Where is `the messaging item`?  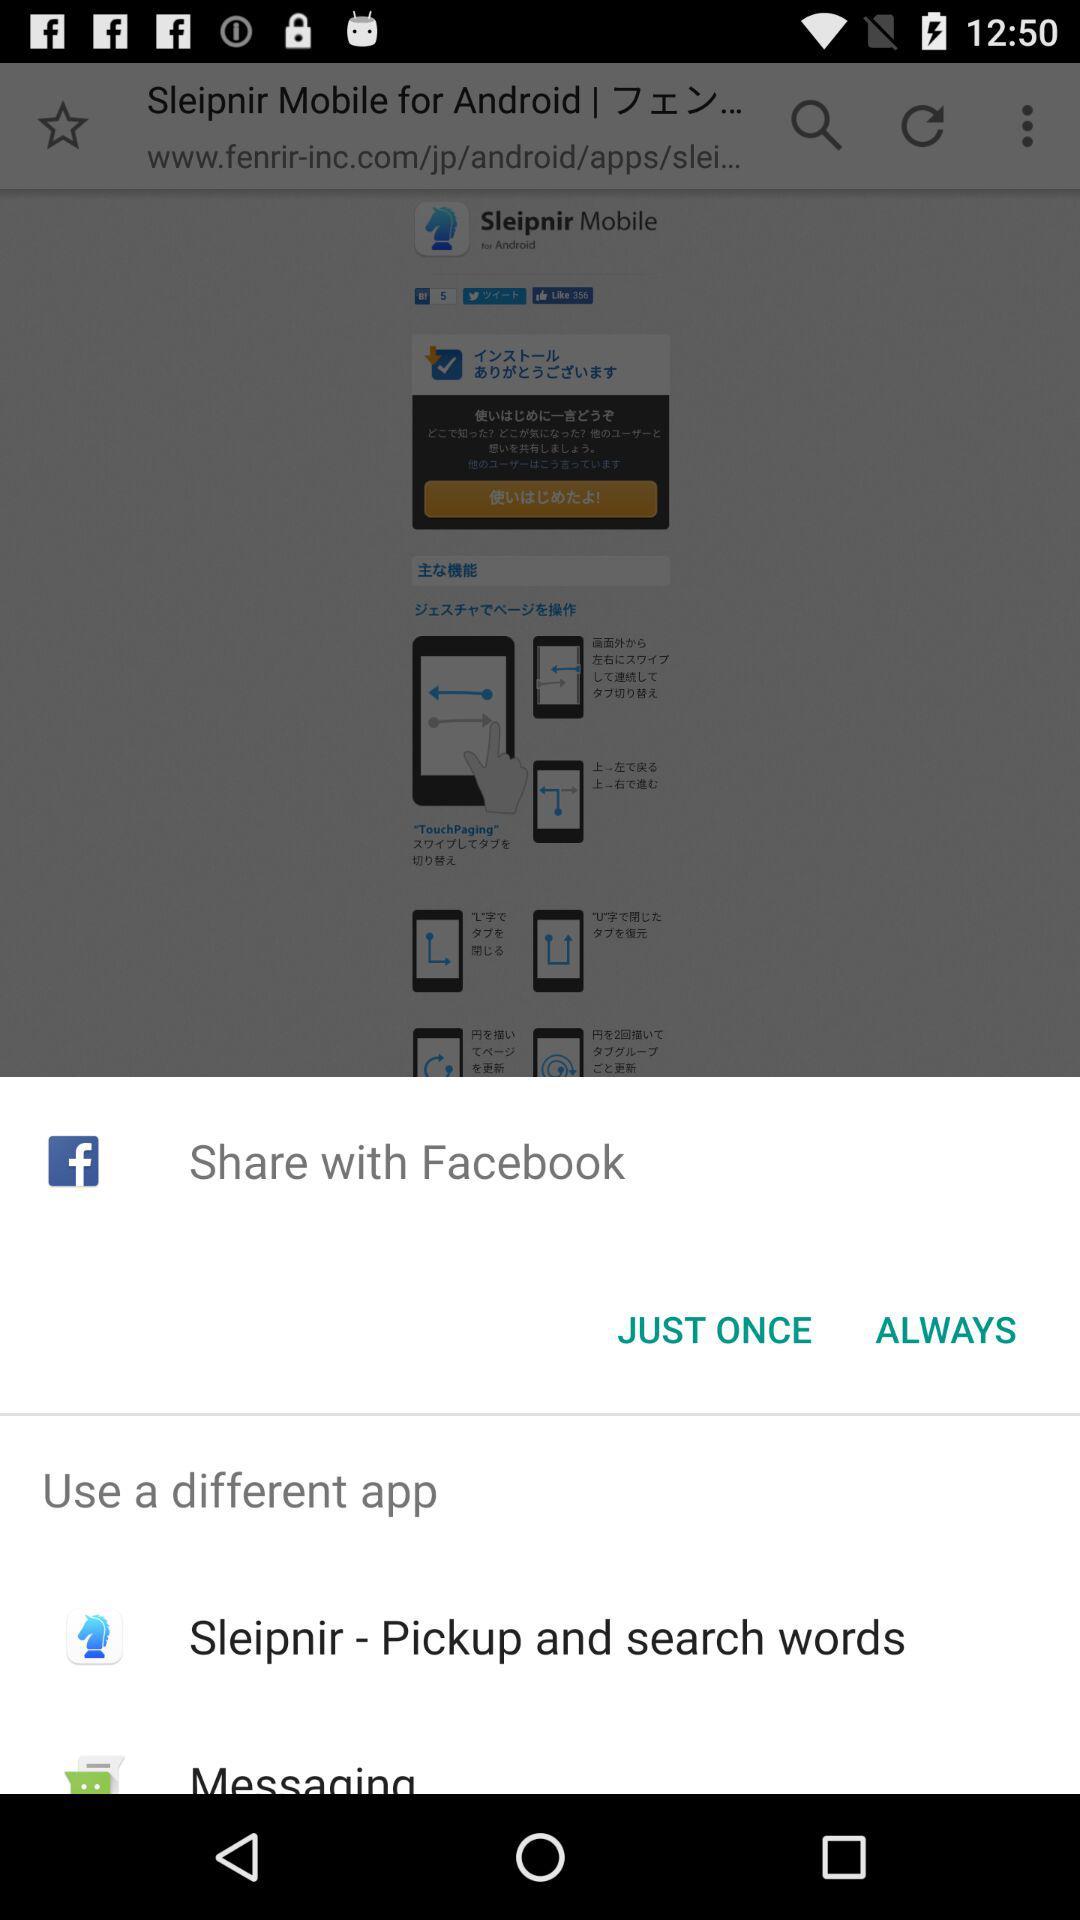
the messaging item is located at coordinates (303, 1772).